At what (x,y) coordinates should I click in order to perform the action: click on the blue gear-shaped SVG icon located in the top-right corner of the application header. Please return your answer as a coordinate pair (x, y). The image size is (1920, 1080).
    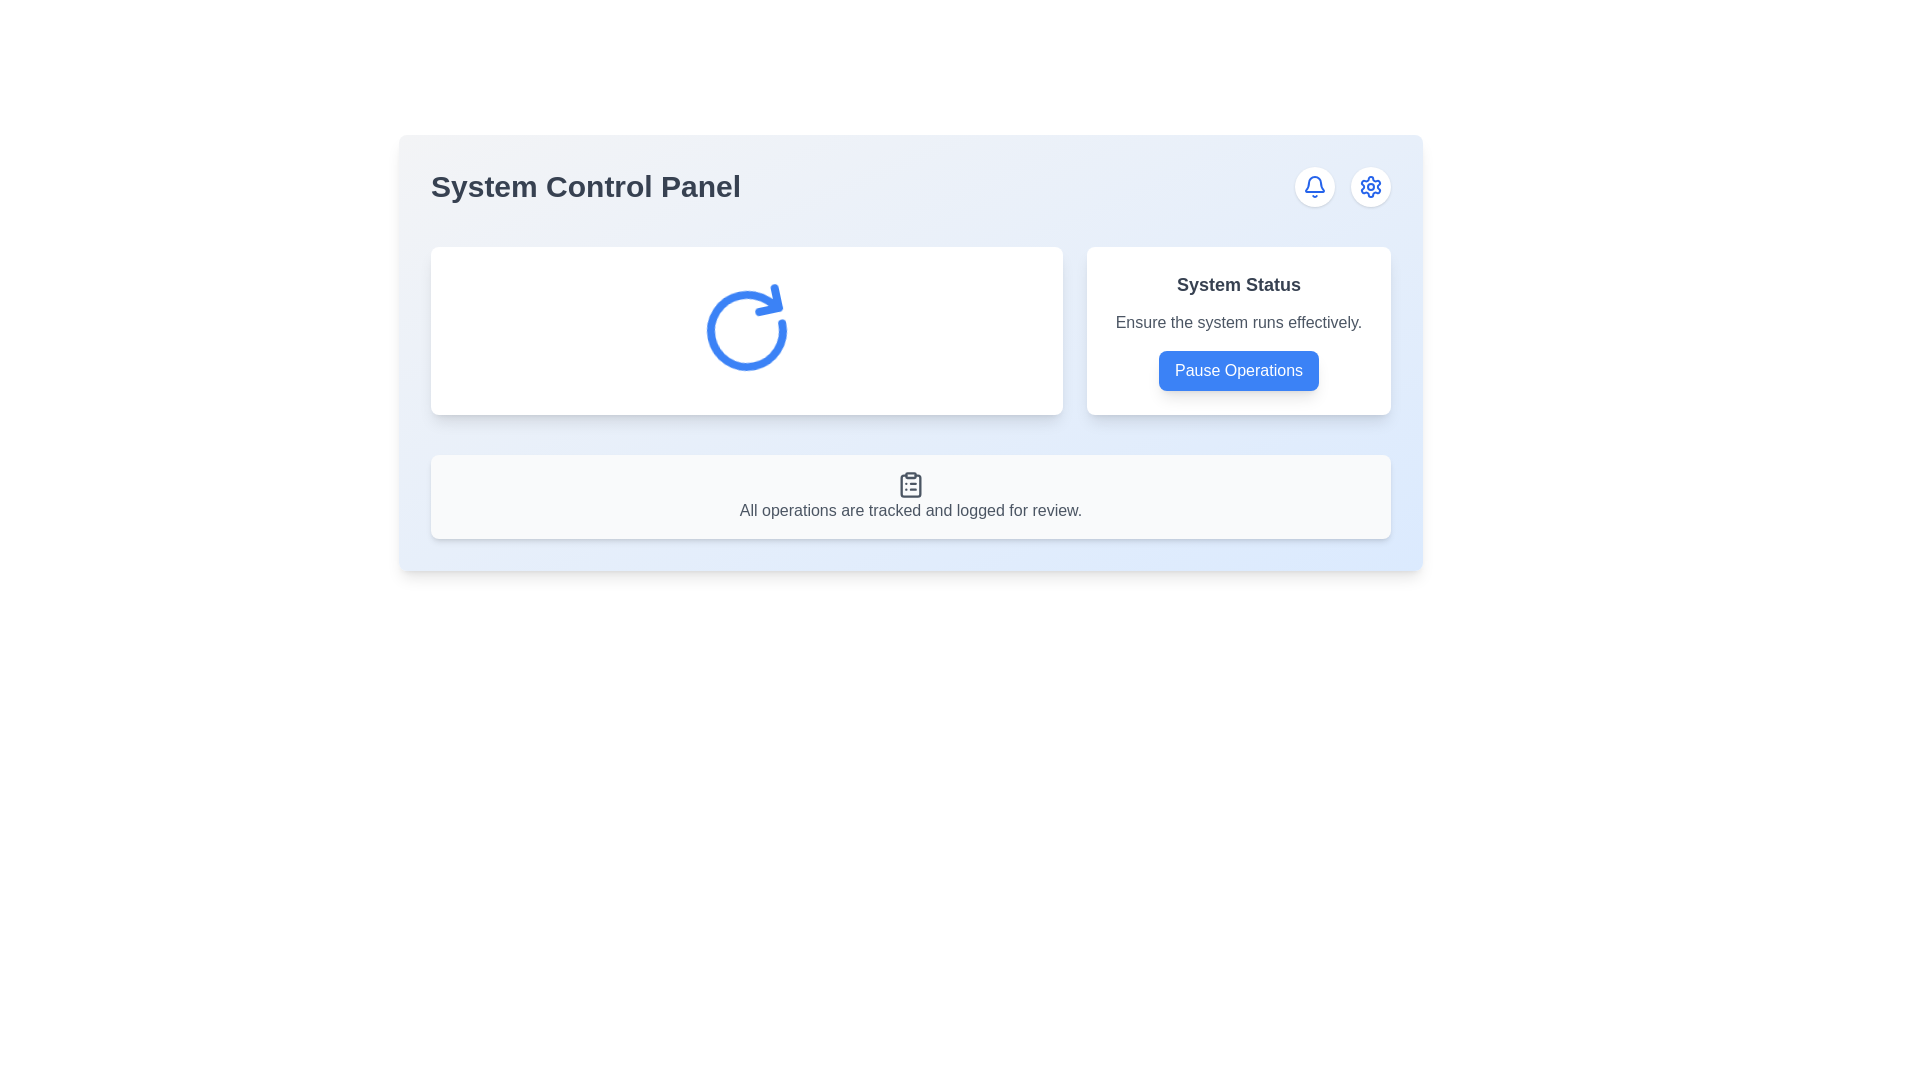
    Looking at the image, I should click on (1370, 186).